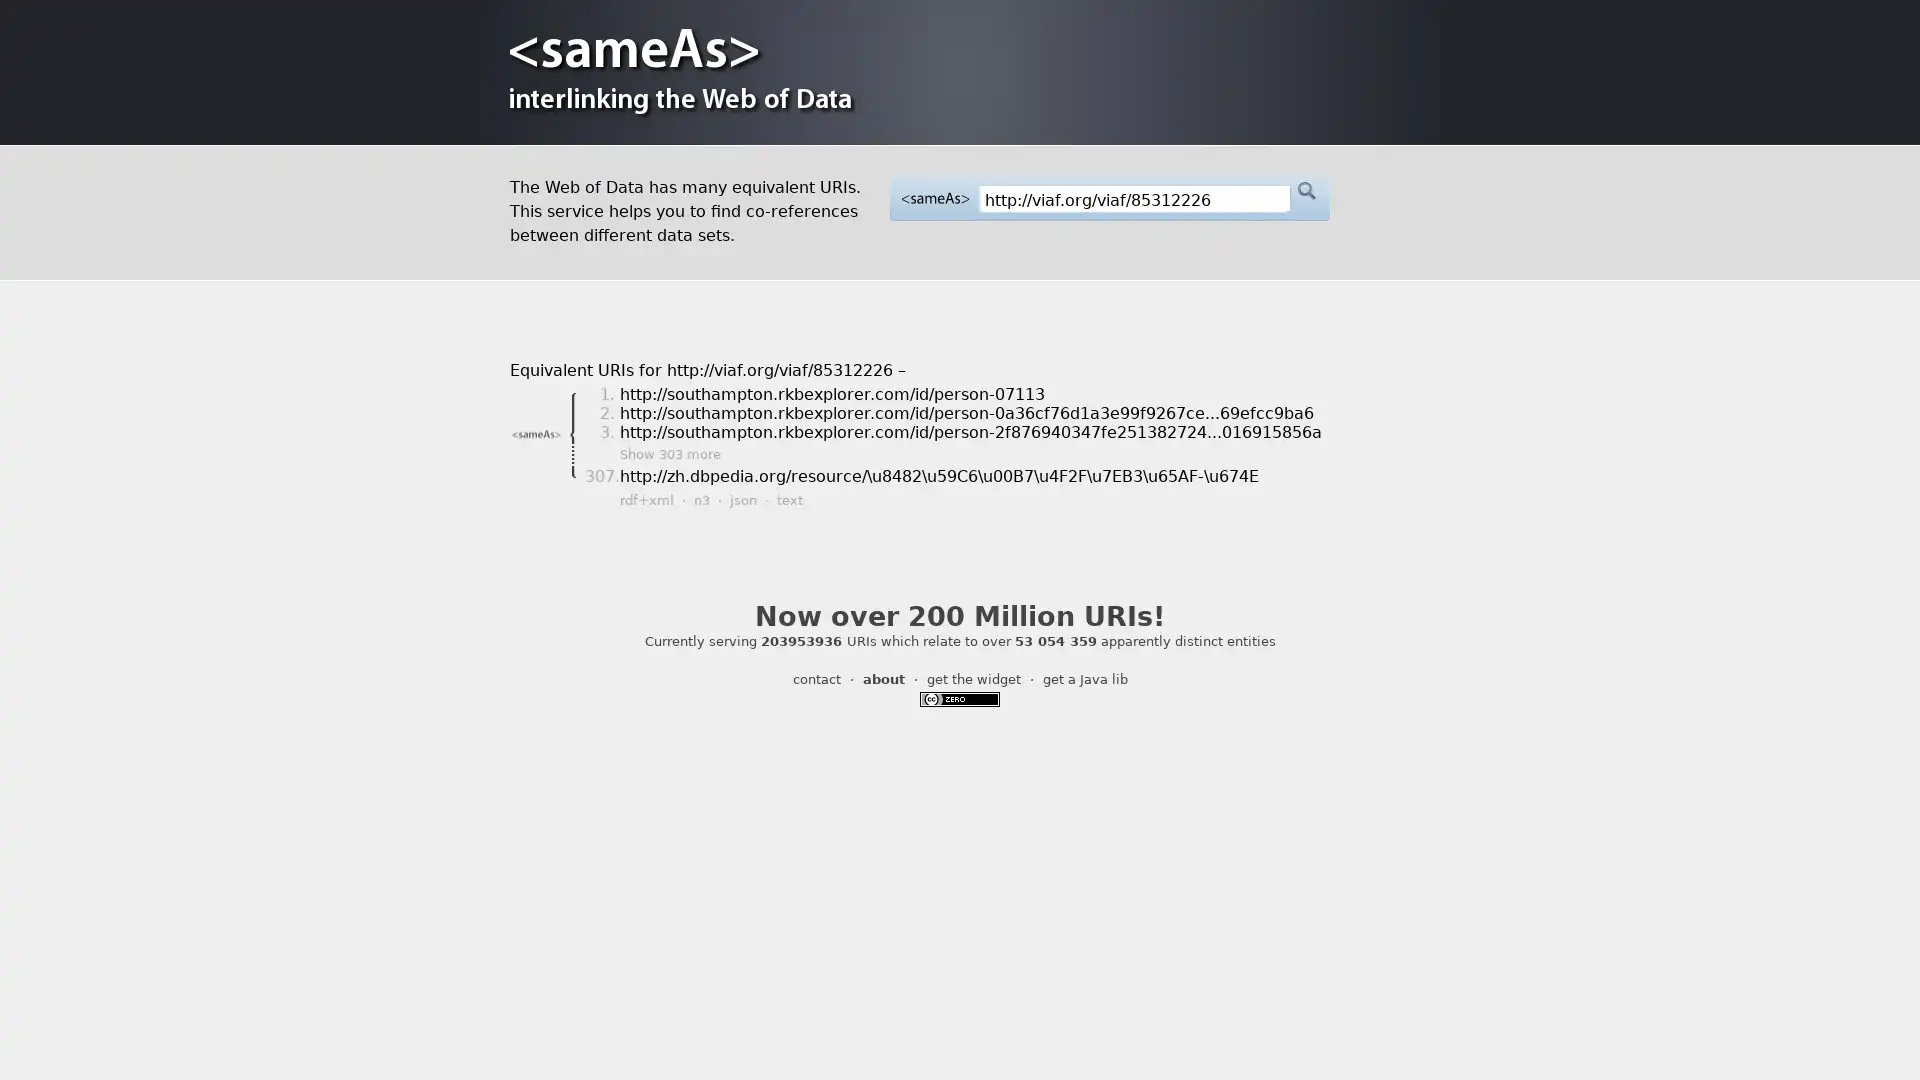 Image resolution: width=1920 pixels, height=1080 pixels. What do you see at coordinates (1305, 191) in the screenshot?
I see `Submit` at bounding box center [1305, 191].